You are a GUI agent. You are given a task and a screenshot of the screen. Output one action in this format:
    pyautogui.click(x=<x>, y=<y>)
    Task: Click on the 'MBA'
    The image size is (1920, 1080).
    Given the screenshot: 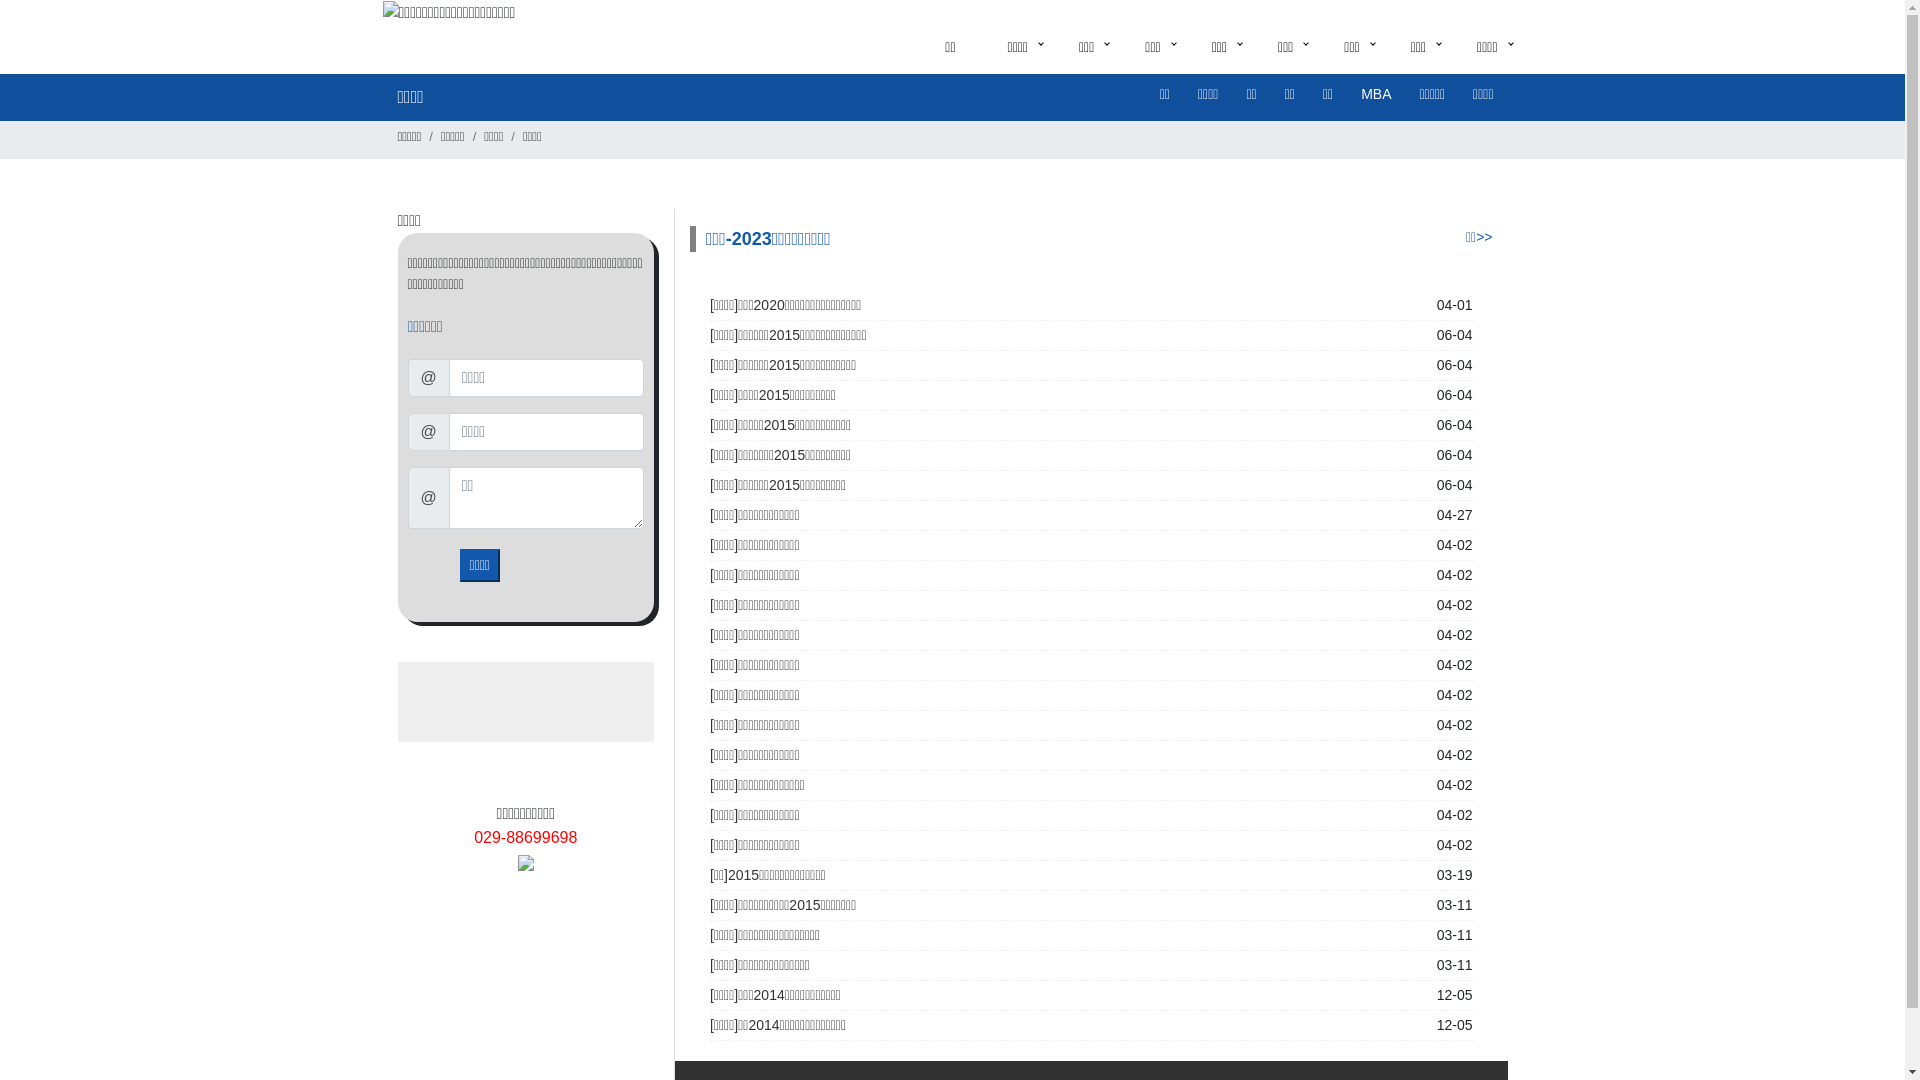 What is the action you would take?
    pyautogui.click(x=1375, y=93)
    